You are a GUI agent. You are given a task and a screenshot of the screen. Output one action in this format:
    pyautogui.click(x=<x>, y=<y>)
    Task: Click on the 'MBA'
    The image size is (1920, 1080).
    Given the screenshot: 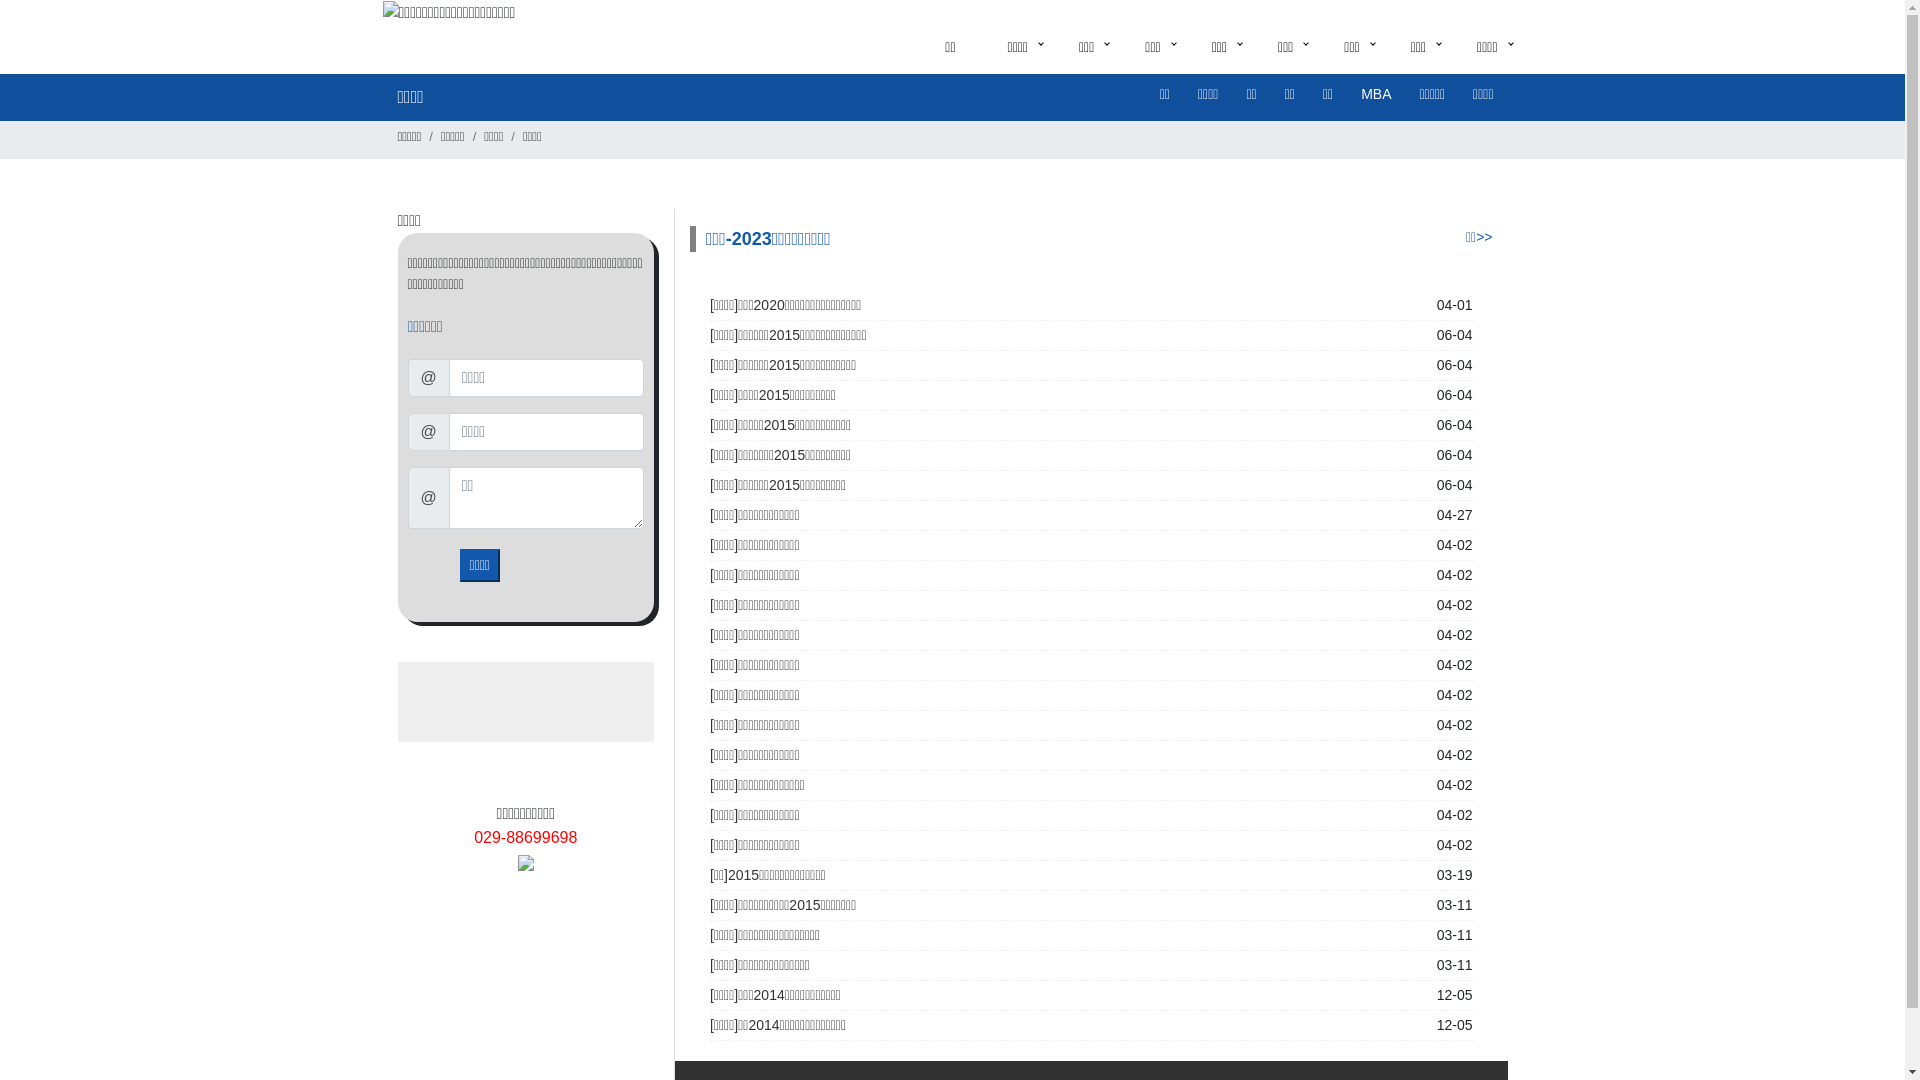 What is the action you would take?
    pyautogui.click(x=1375, y=93)
    